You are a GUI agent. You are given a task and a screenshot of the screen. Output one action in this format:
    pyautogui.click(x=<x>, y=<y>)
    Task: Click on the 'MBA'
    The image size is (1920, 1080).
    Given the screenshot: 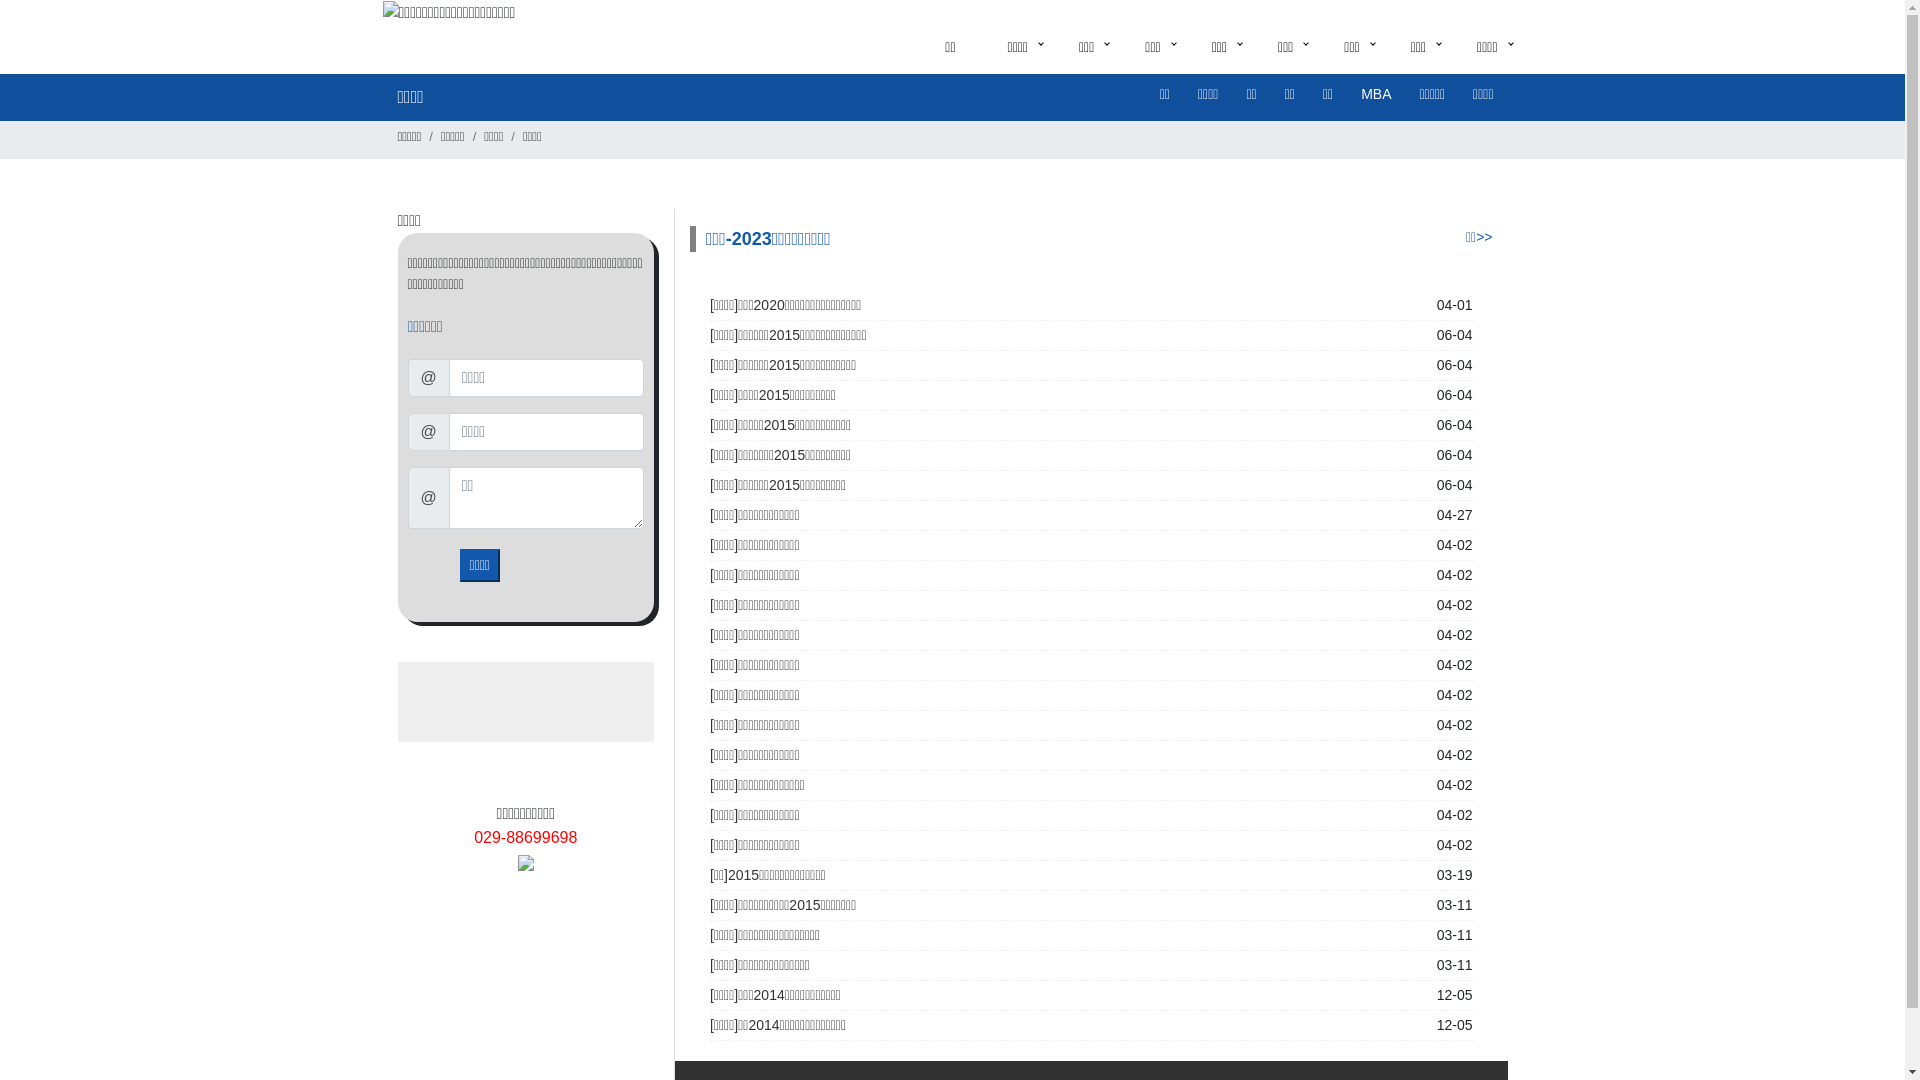 What is the action you would take?
    pyautogui.click(x=1375, y=93)
    